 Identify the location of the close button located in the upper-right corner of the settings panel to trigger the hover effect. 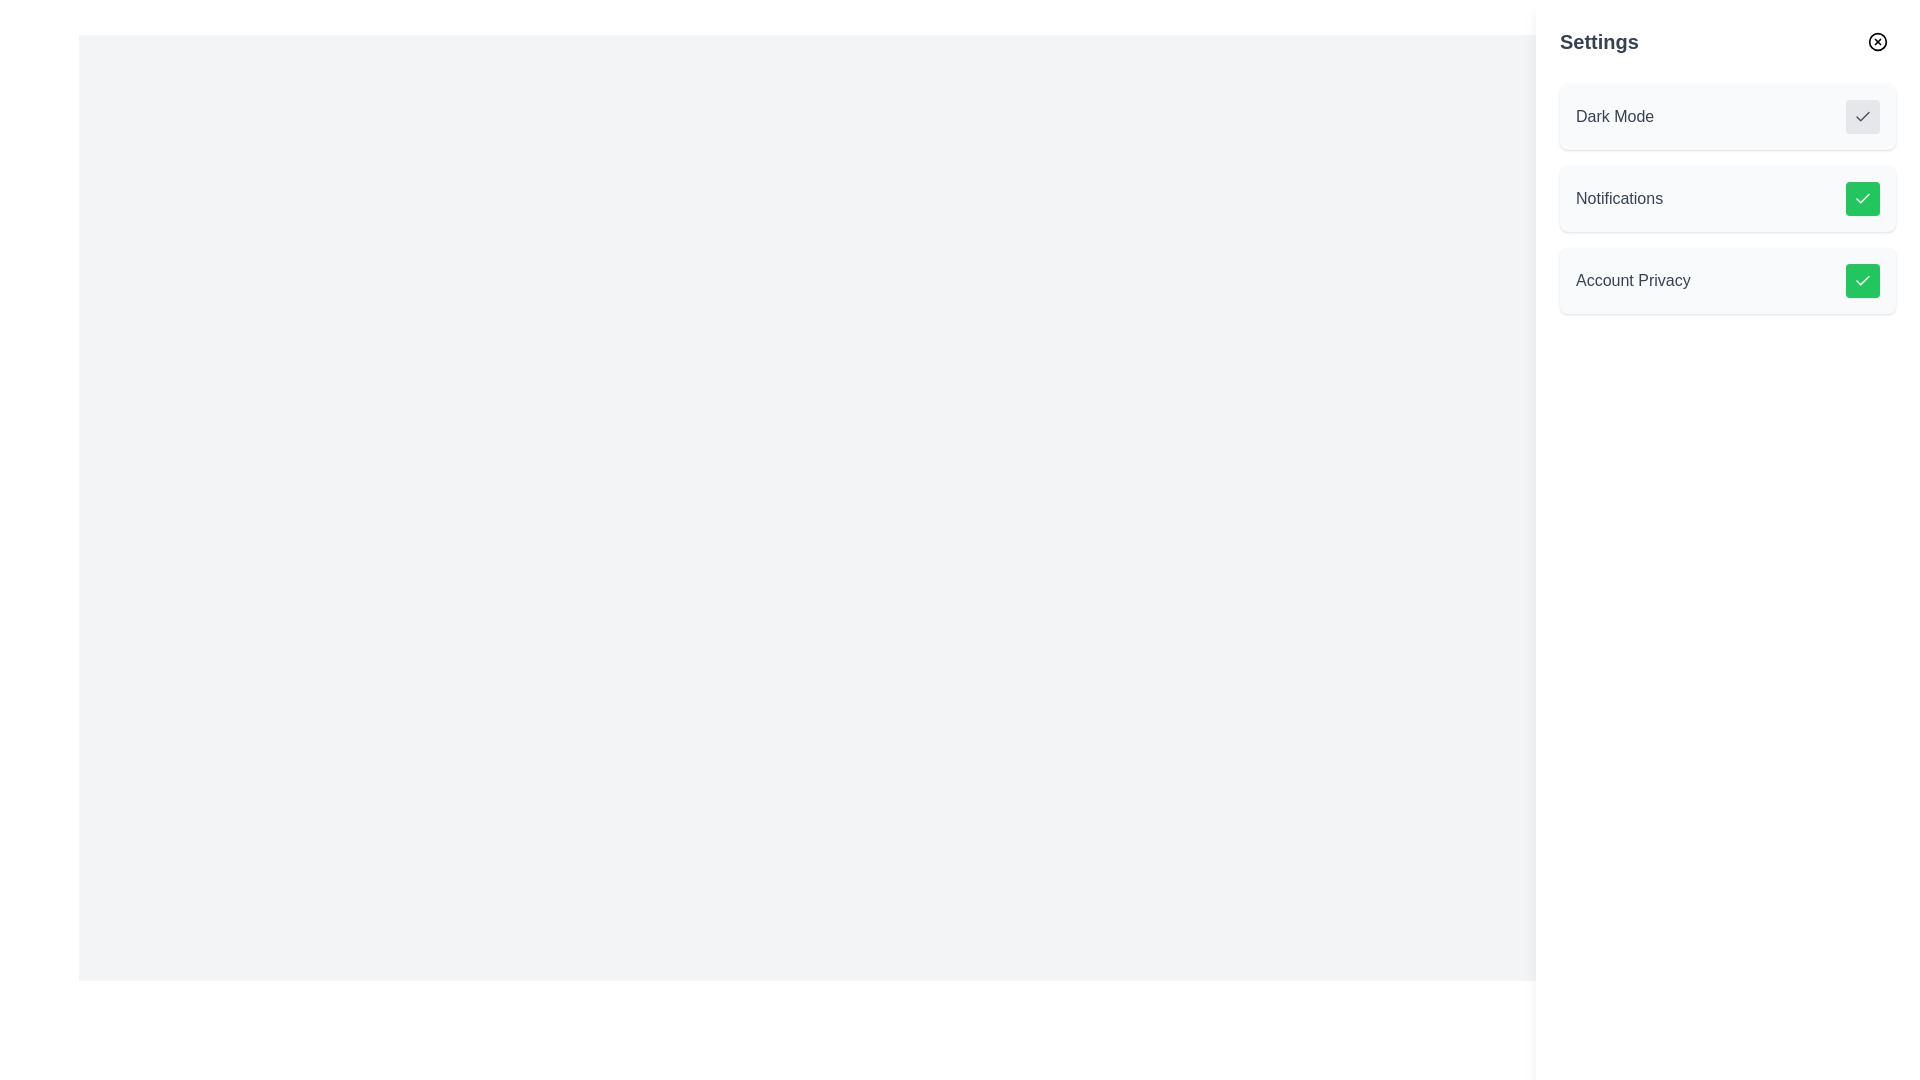
(1876, 42).